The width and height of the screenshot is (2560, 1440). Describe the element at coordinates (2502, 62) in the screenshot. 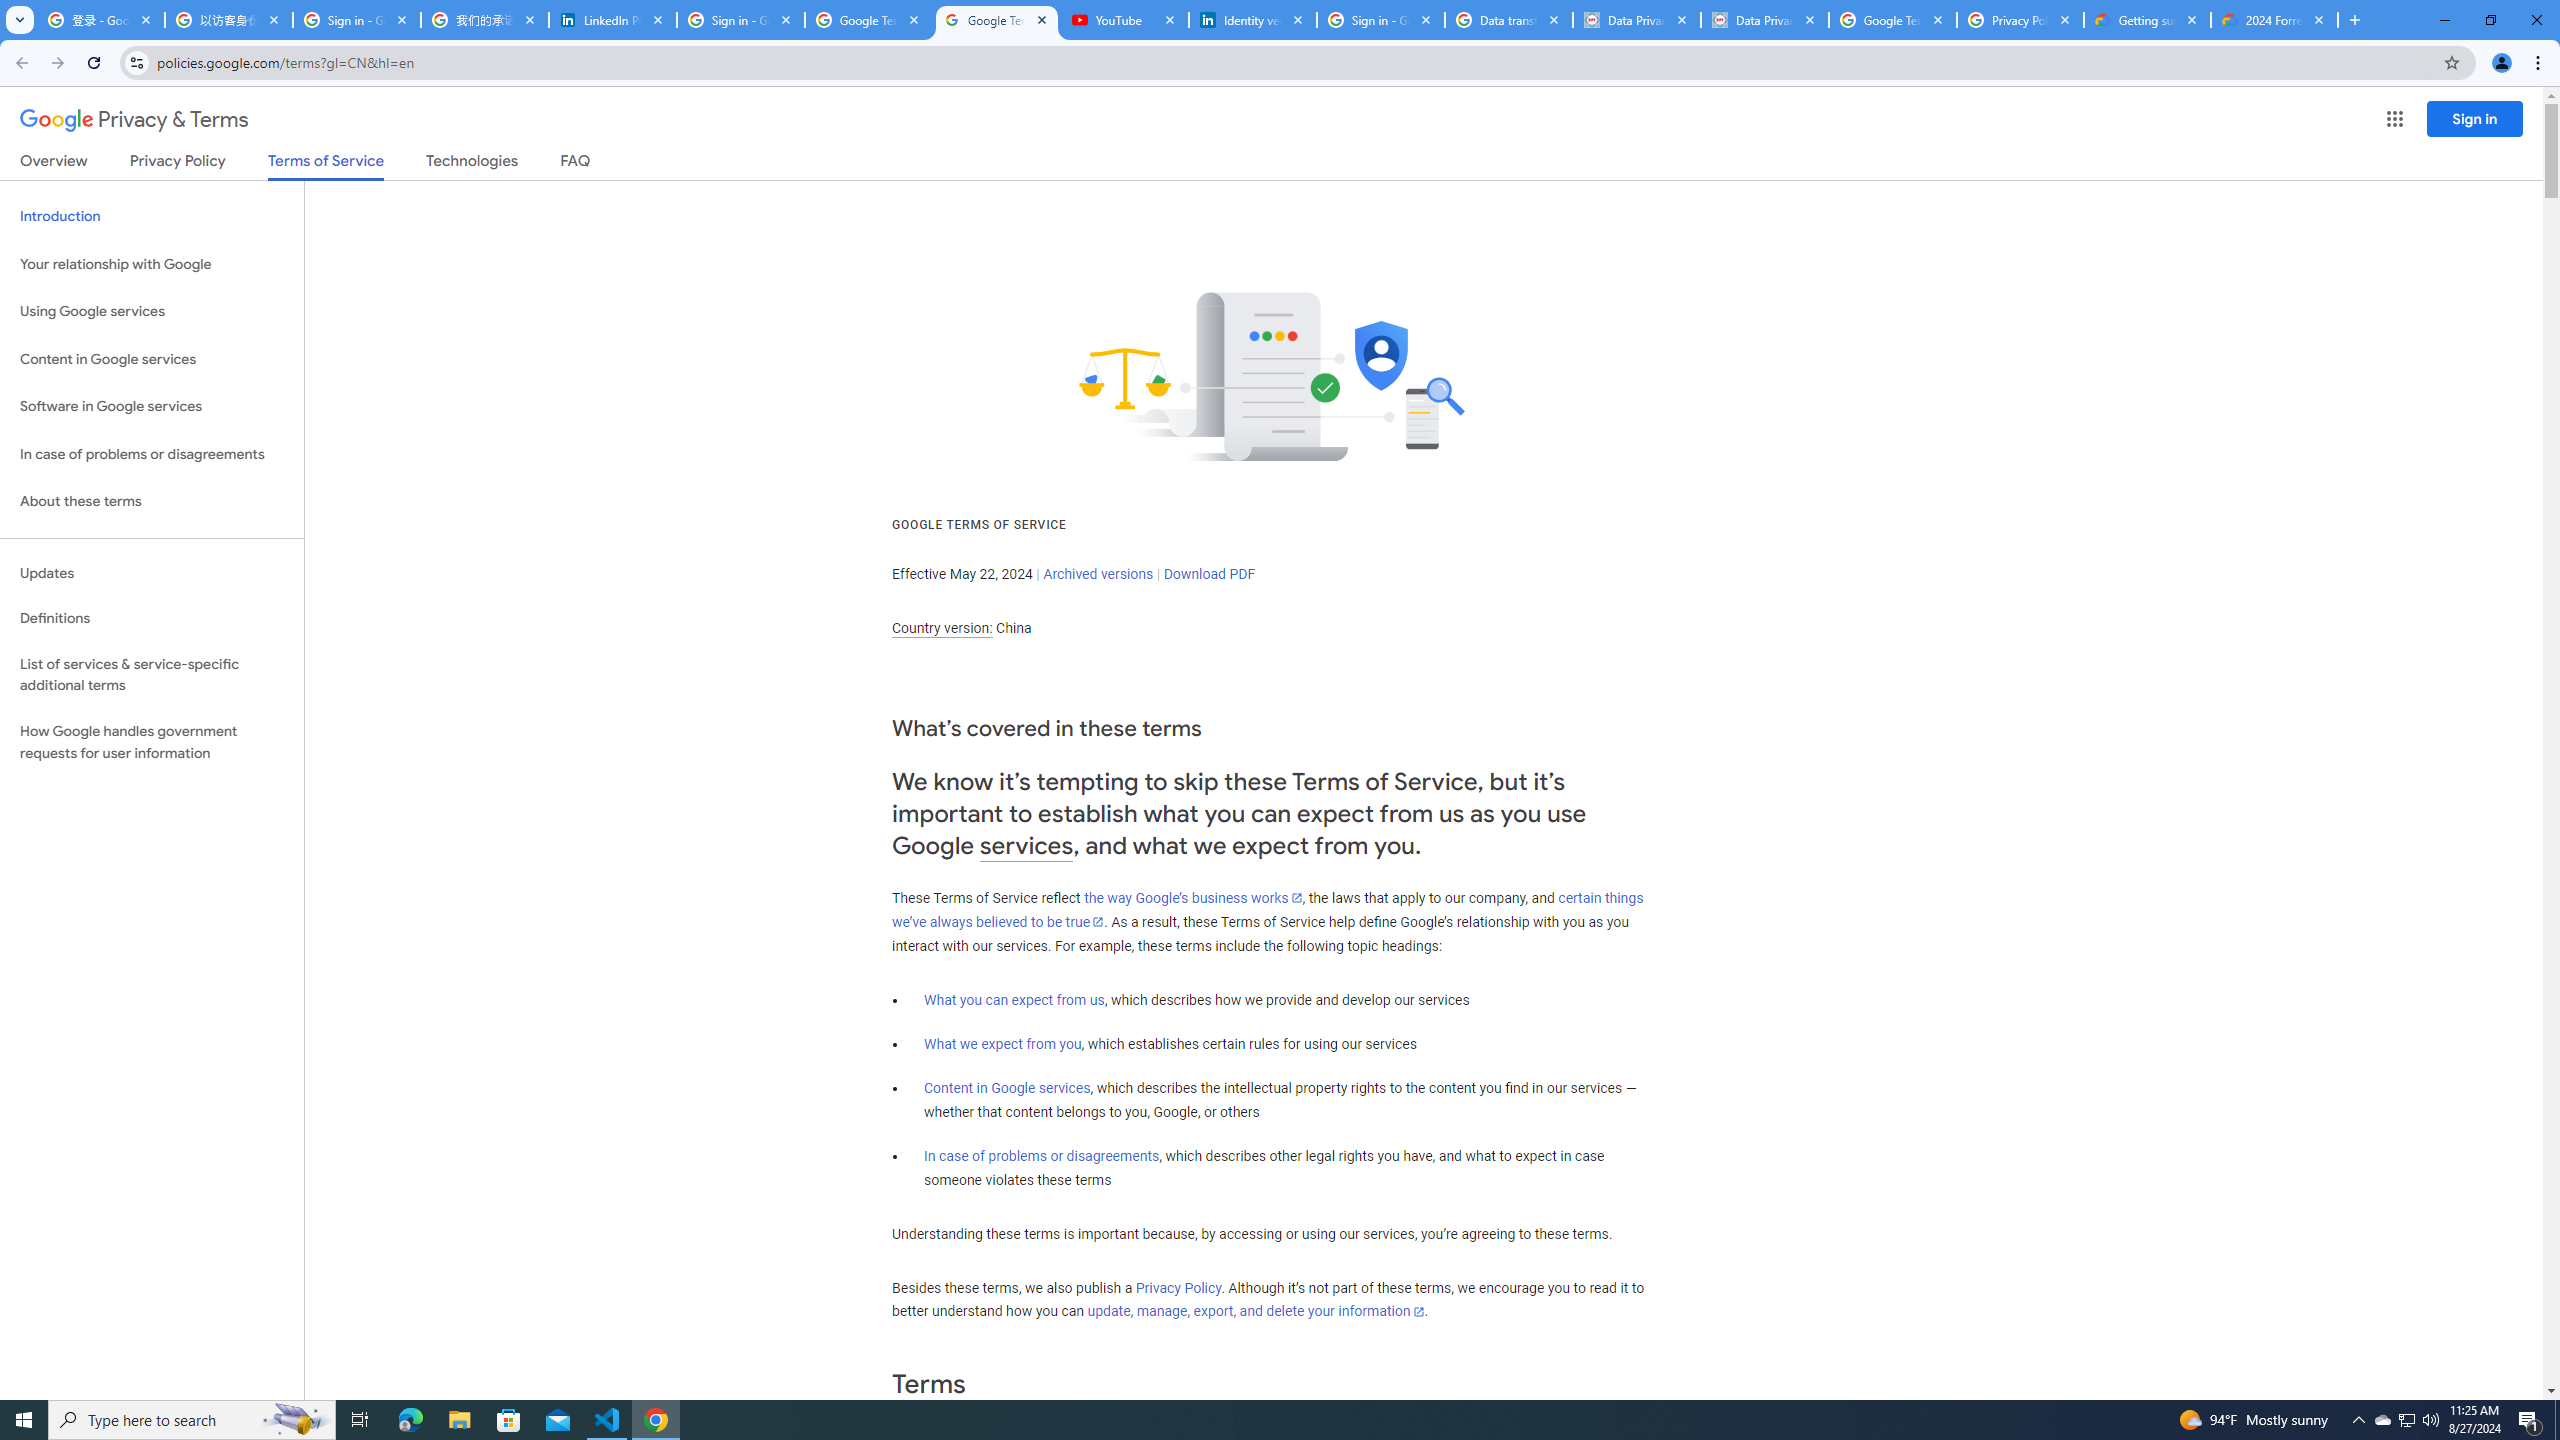

I see `'You'` at that location.